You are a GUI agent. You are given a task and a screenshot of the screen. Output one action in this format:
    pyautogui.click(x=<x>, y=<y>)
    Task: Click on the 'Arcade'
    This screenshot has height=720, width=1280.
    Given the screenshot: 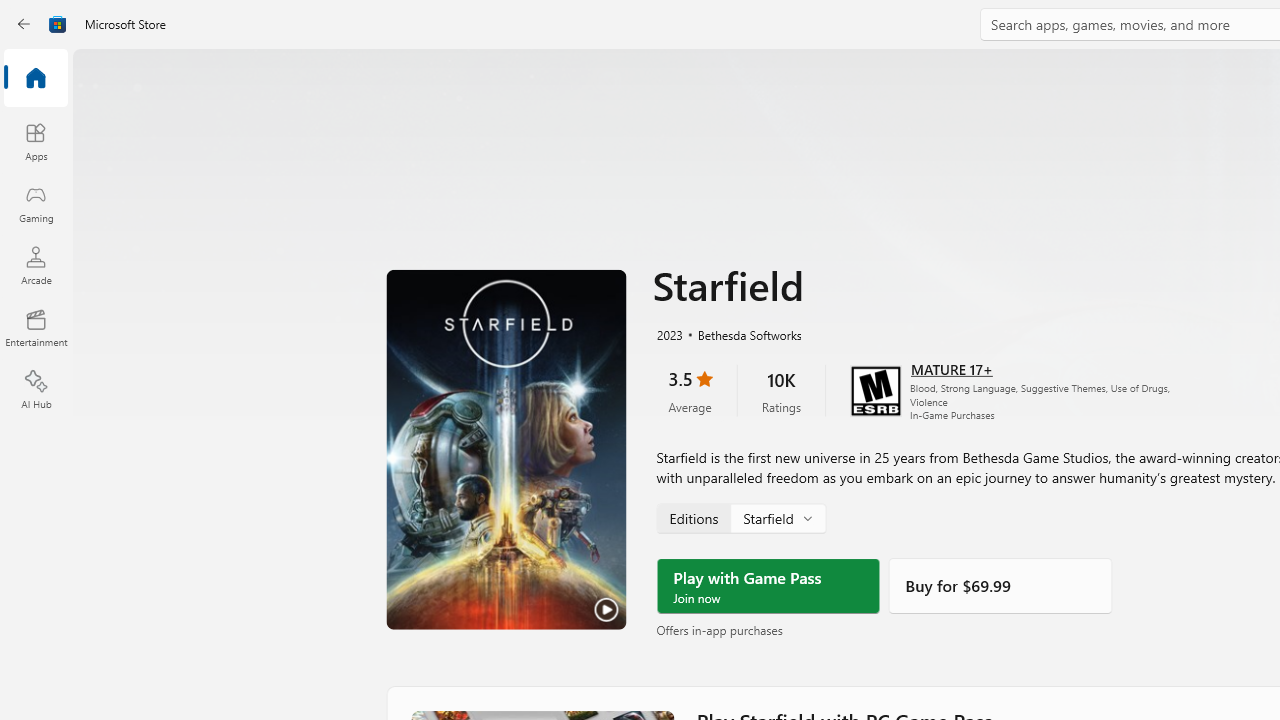 What is the action you would take?
    pyautogui.click(x=35, y=264)
    